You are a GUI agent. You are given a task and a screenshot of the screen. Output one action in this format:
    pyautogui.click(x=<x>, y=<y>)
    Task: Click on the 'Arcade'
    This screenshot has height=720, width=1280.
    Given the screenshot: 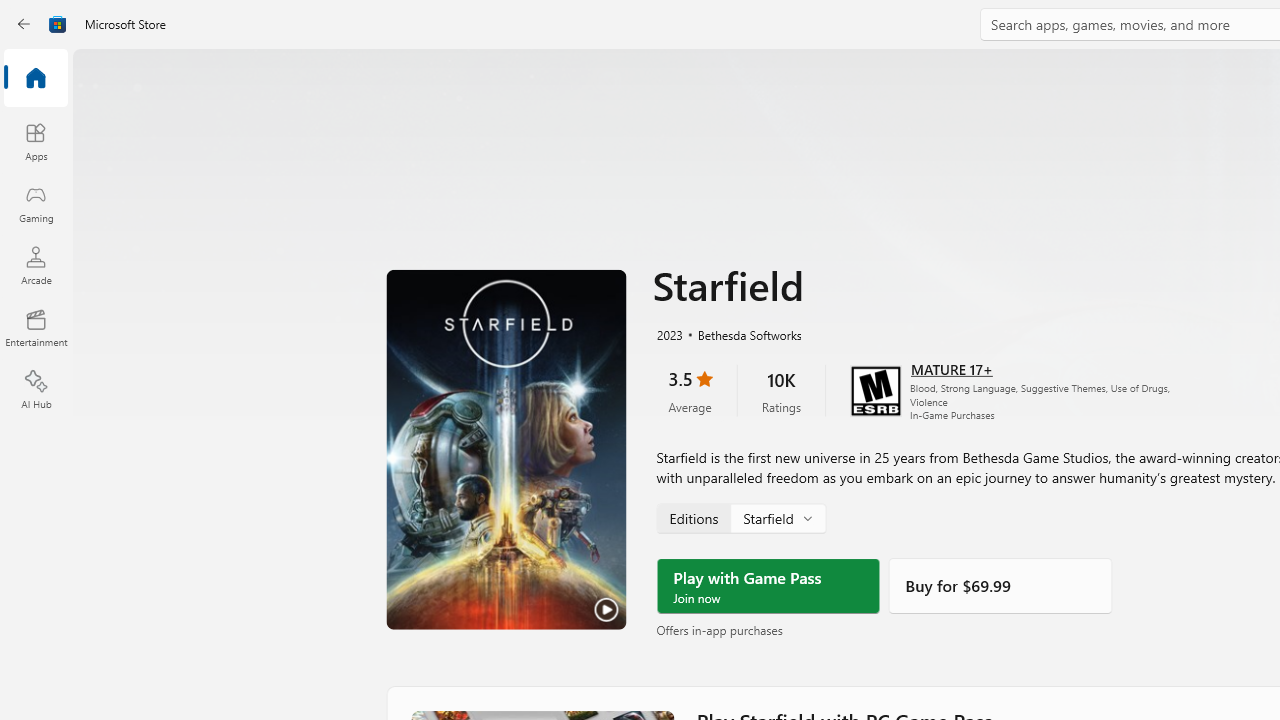 What is the action you would take?
    pyautogui.click(x=35, y=264)
    